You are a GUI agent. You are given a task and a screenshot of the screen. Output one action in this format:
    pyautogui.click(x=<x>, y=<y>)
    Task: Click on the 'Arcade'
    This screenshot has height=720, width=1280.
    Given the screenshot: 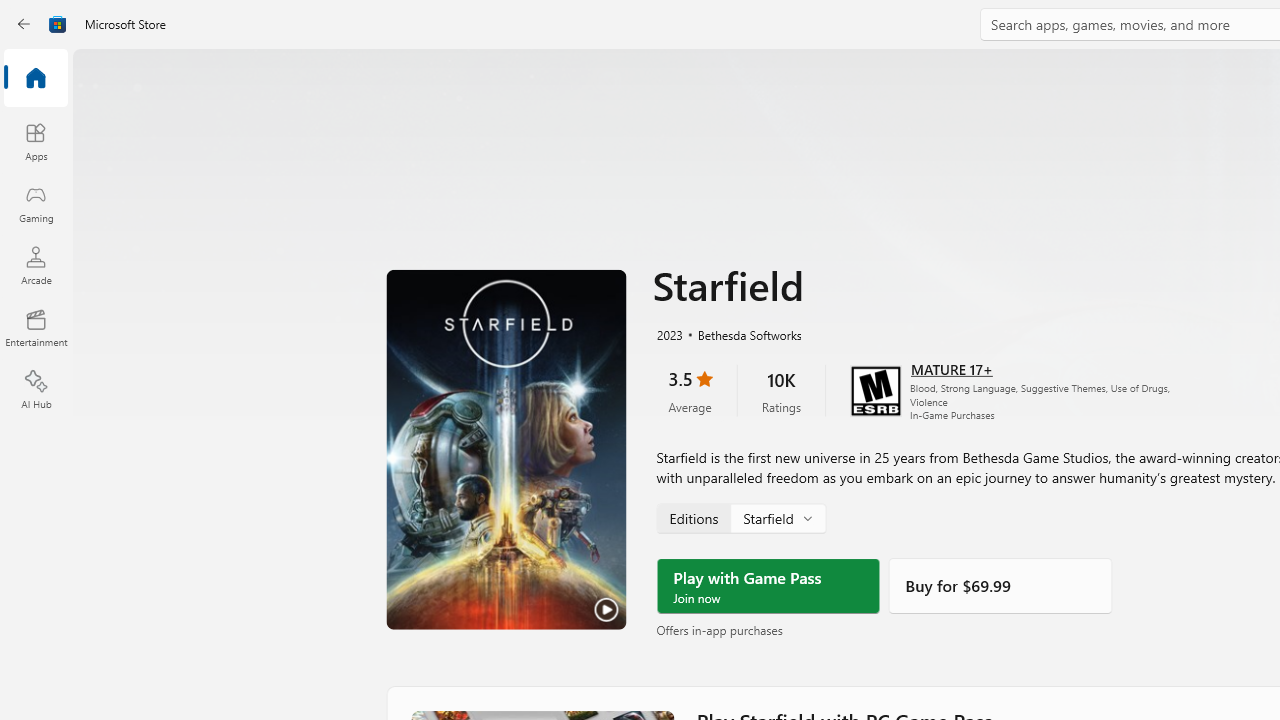 What is the action you would take?
    pyautogui.click(x=35, y=264)
    